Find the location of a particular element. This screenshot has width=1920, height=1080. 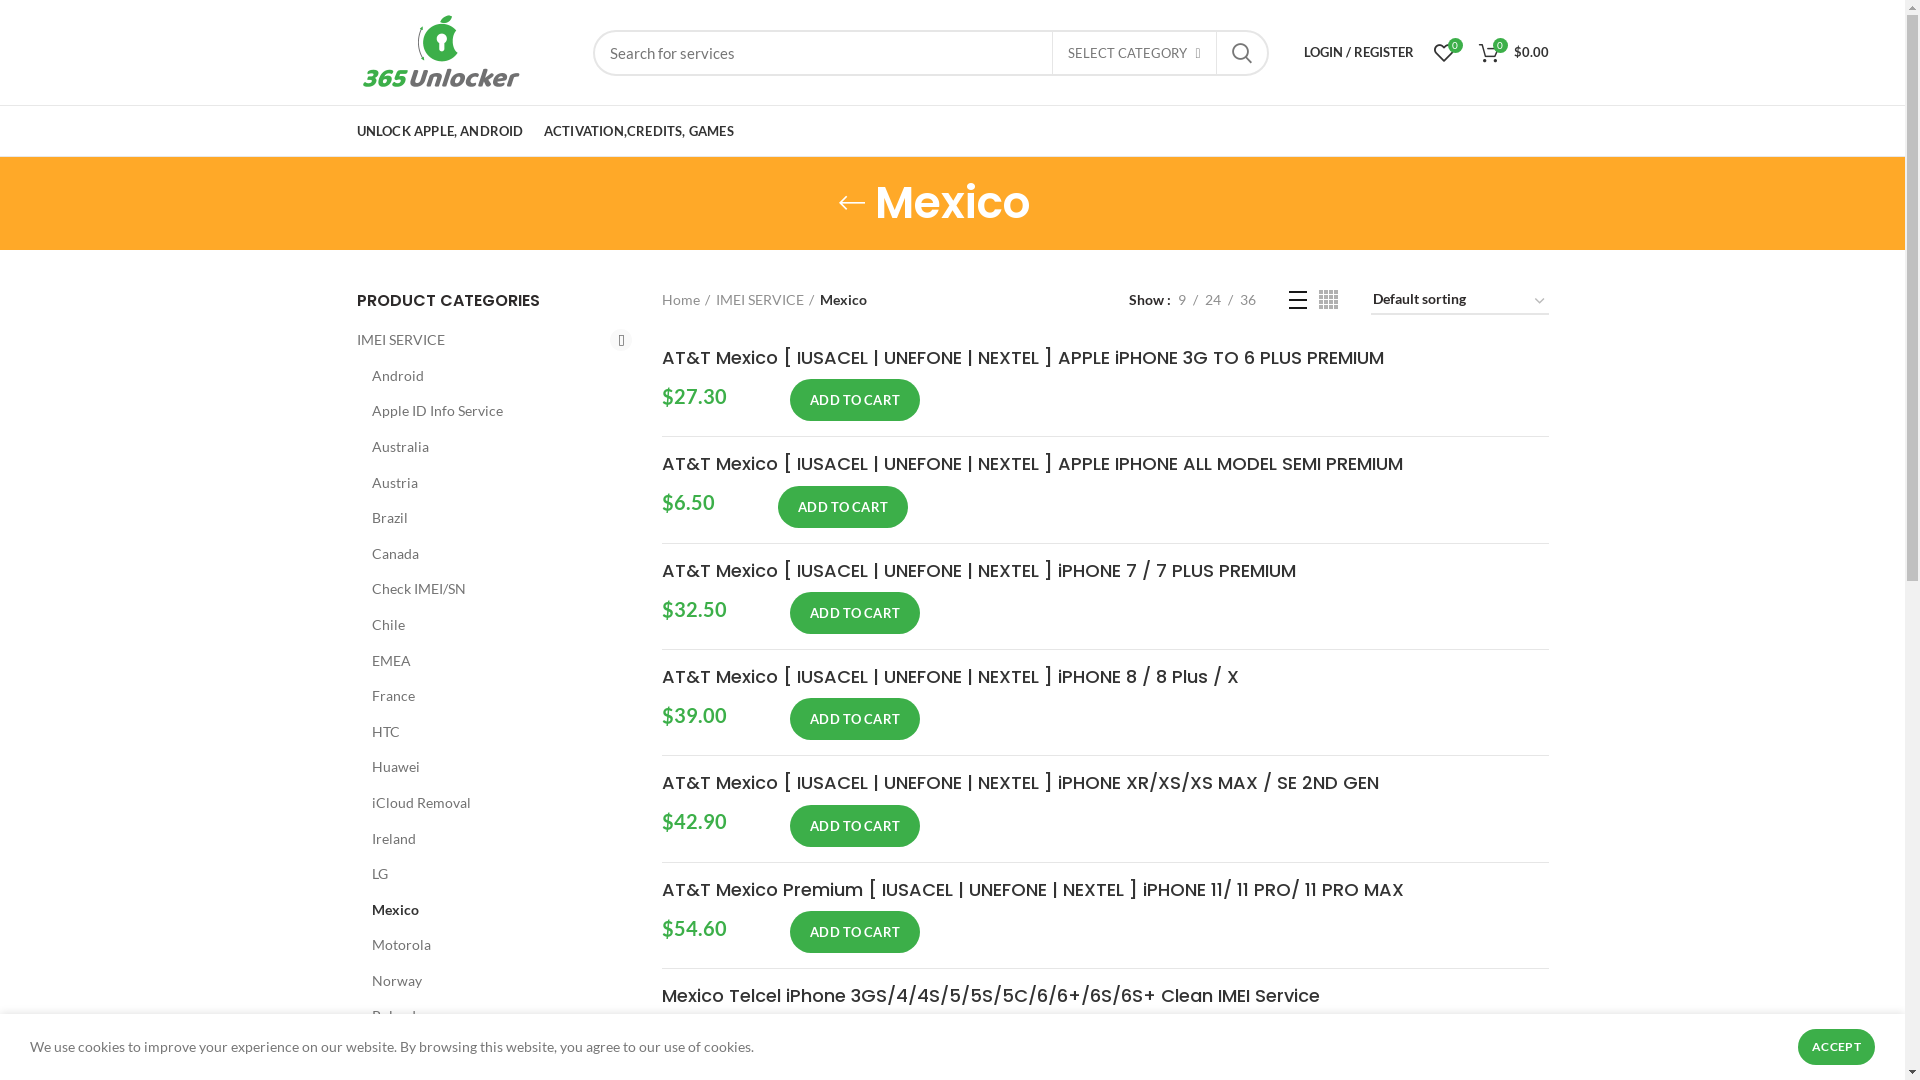

'Huawei' is located at coordinates (489, 766).